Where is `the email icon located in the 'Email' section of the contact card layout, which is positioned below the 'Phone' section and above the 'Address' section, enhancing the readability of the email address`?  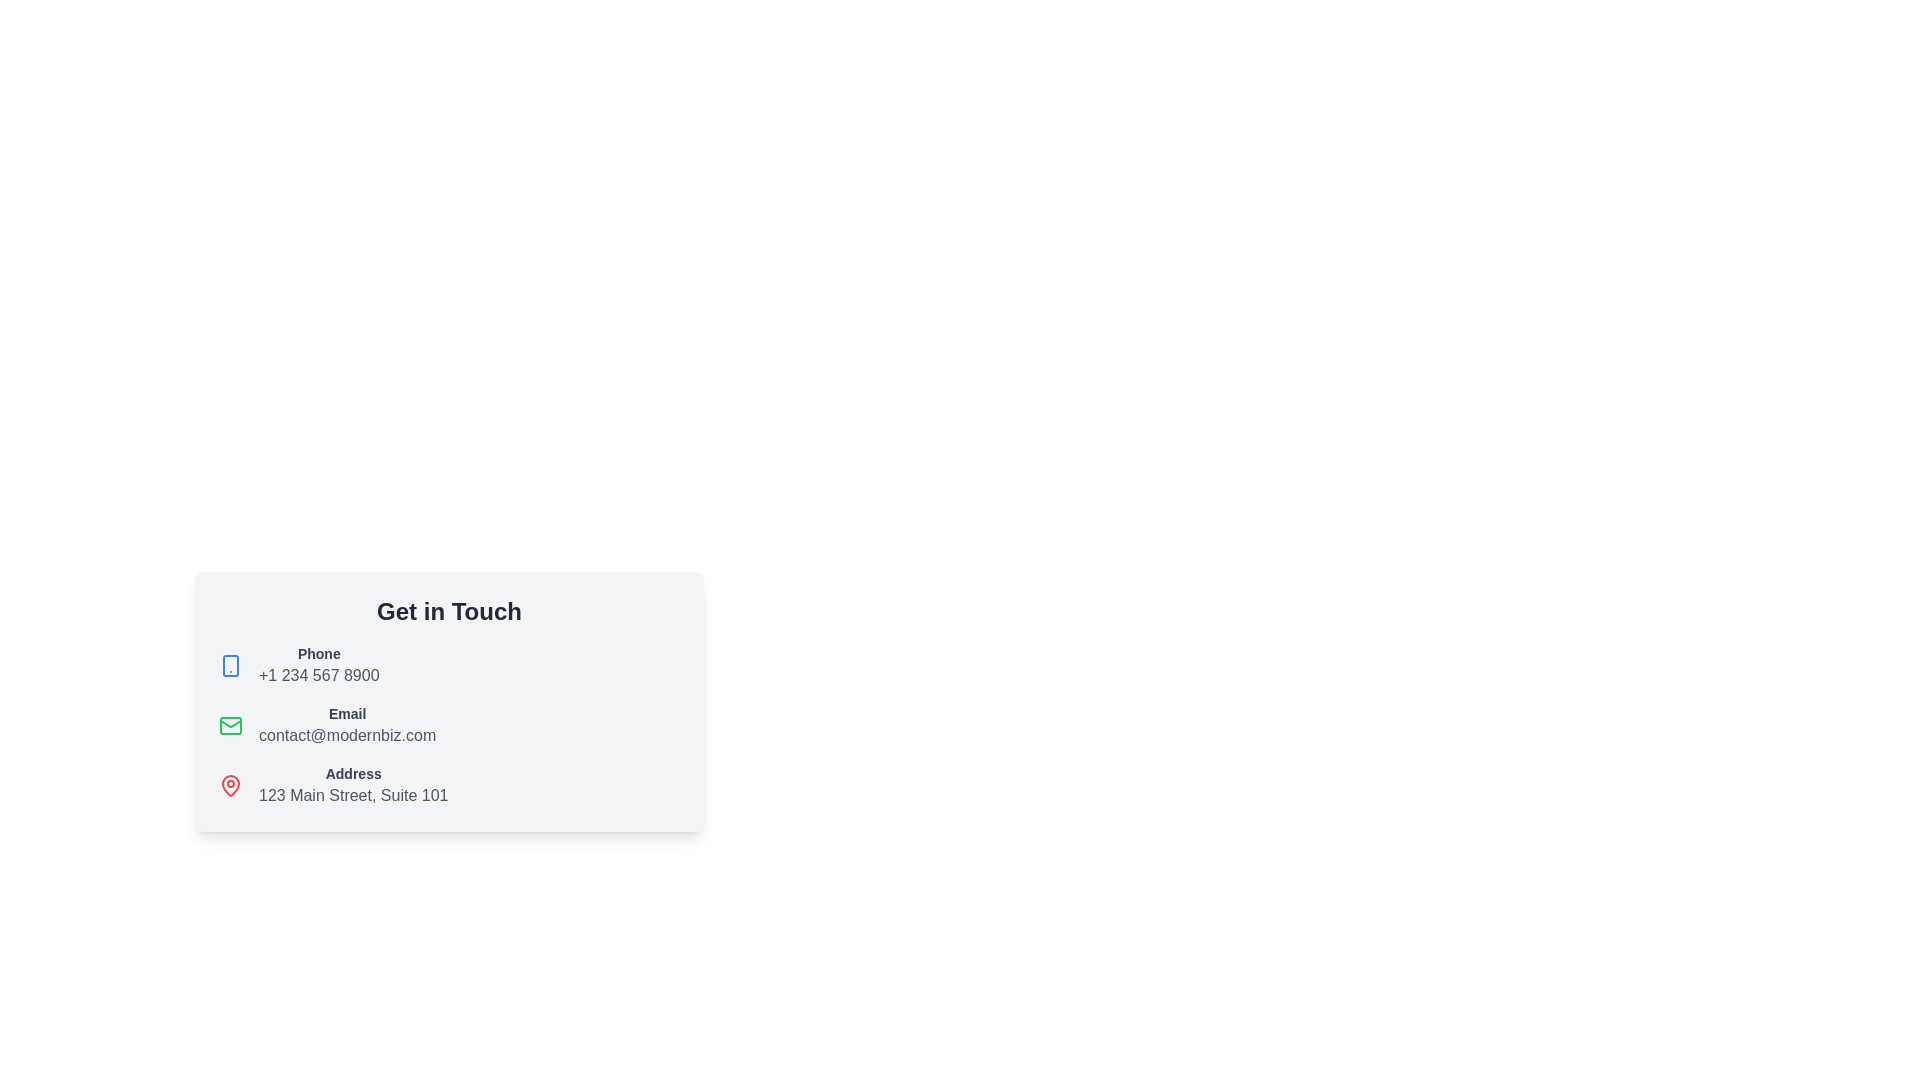
the email icon located in the 'Email' section of the contact card layout, which is positioned below the 'Phone' section and above the 'Address' section, enhancing the readability of the email address is located at coordinates (230, 725).